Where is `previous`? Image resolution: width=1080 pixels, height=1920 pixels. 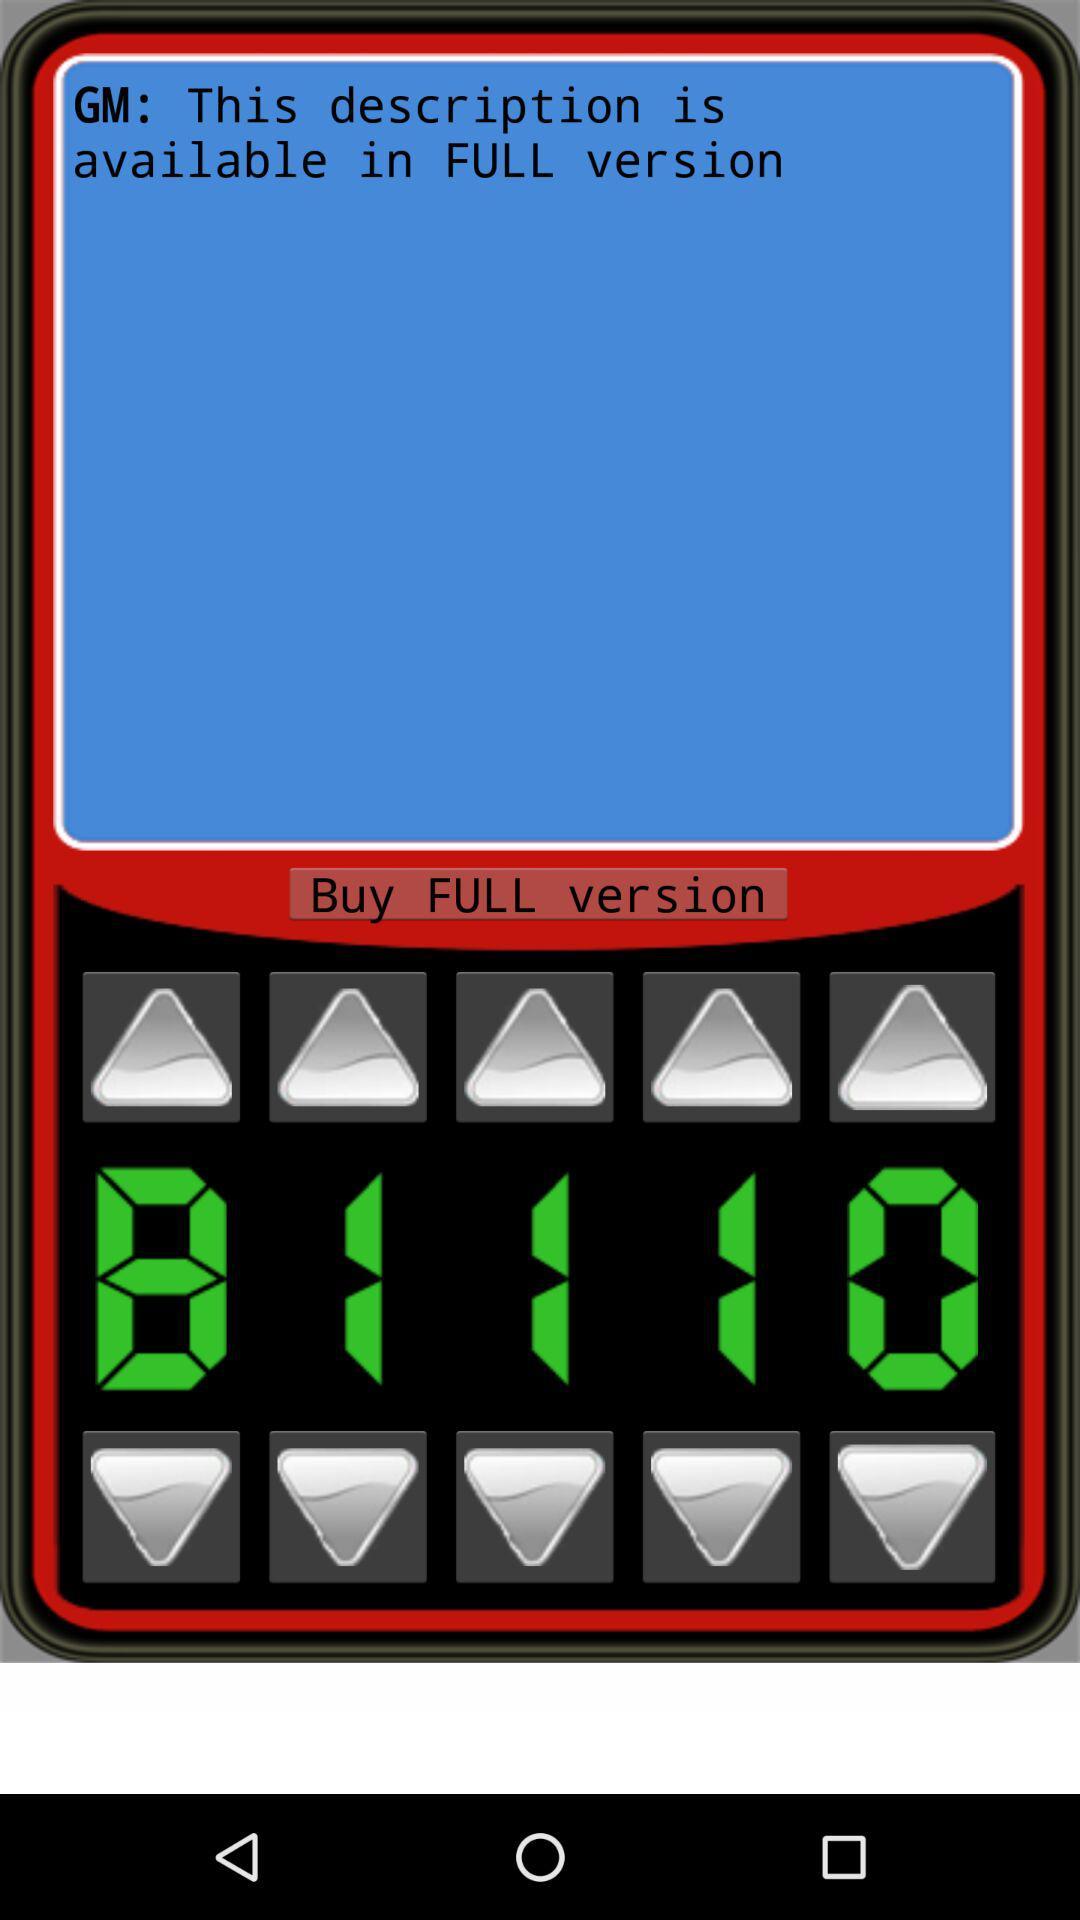 previous is located at coordinates (346, 1046).